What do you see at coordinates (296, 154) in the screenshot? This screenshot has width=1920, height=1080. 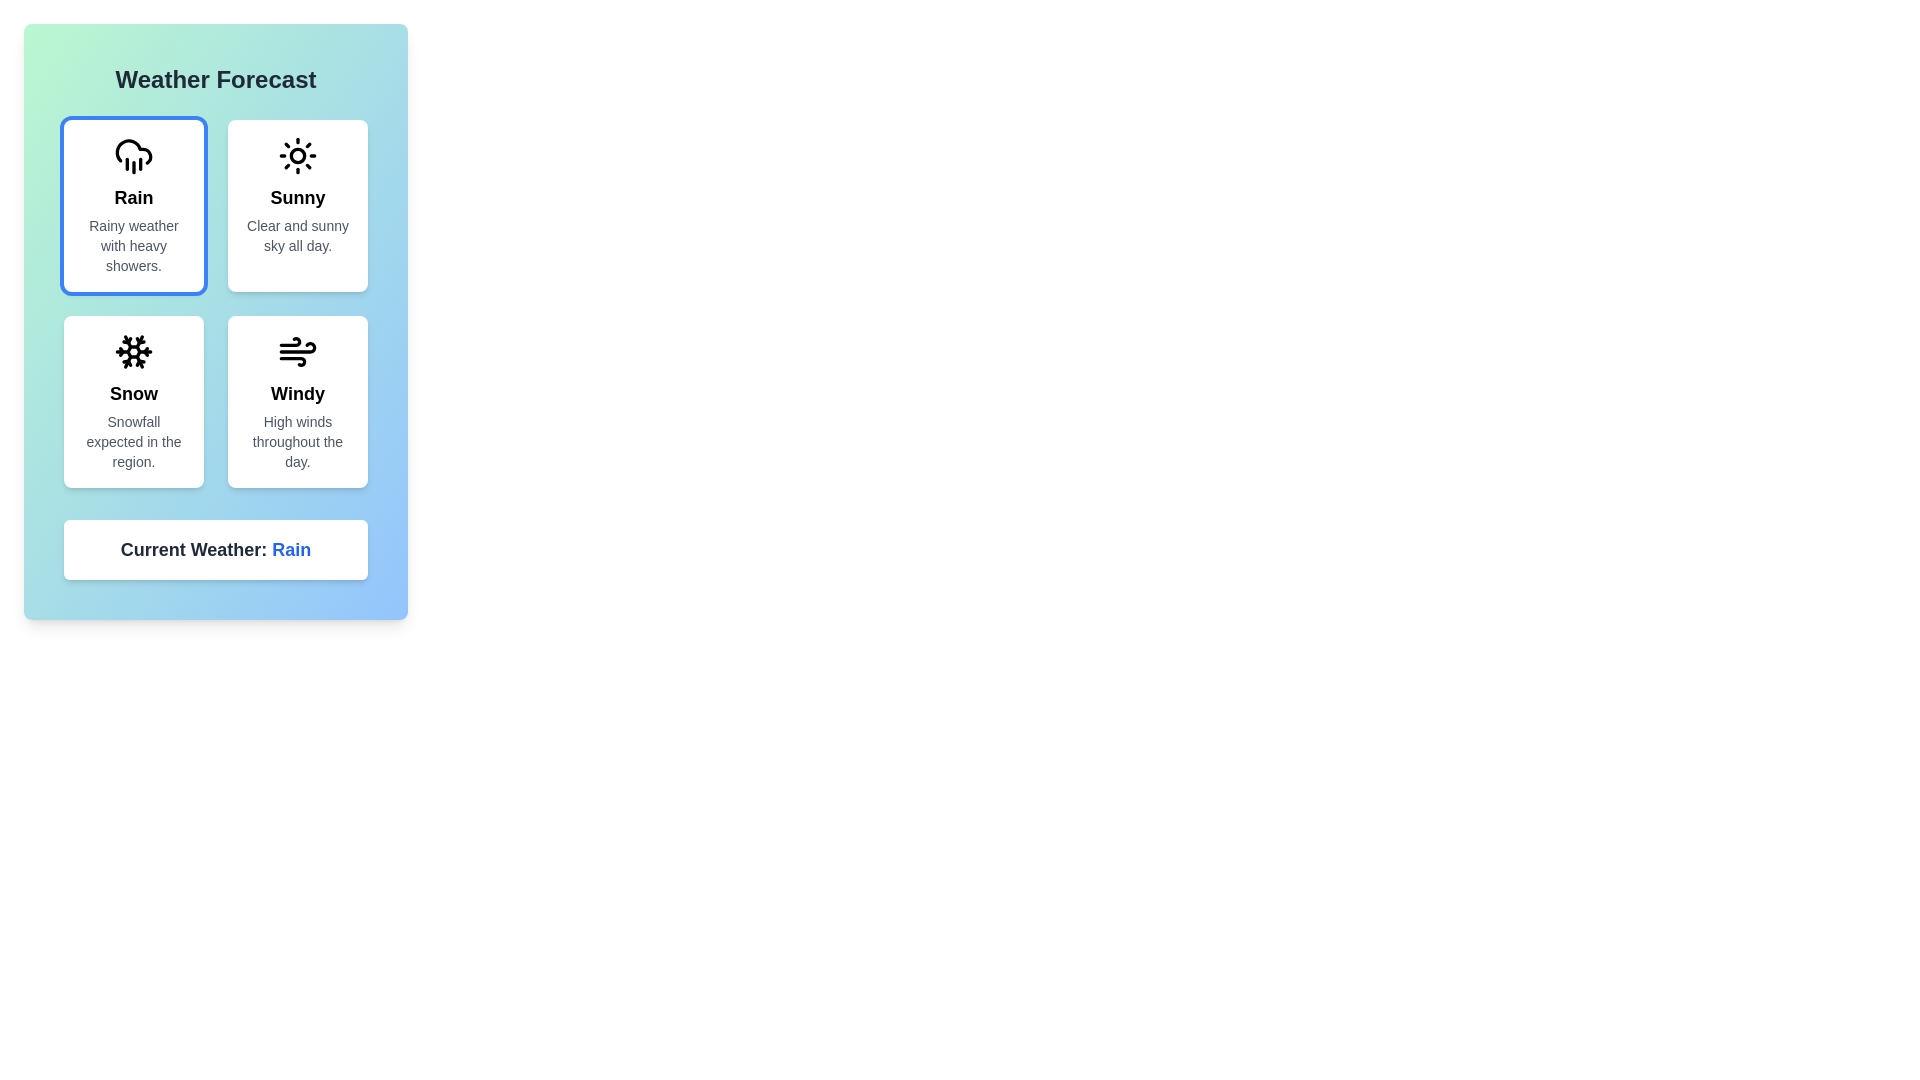 I see `the central hollow circle of the sun icon within the Sunny card located in the upper row of the weather forecast interface` at bounding box center [296, 154].